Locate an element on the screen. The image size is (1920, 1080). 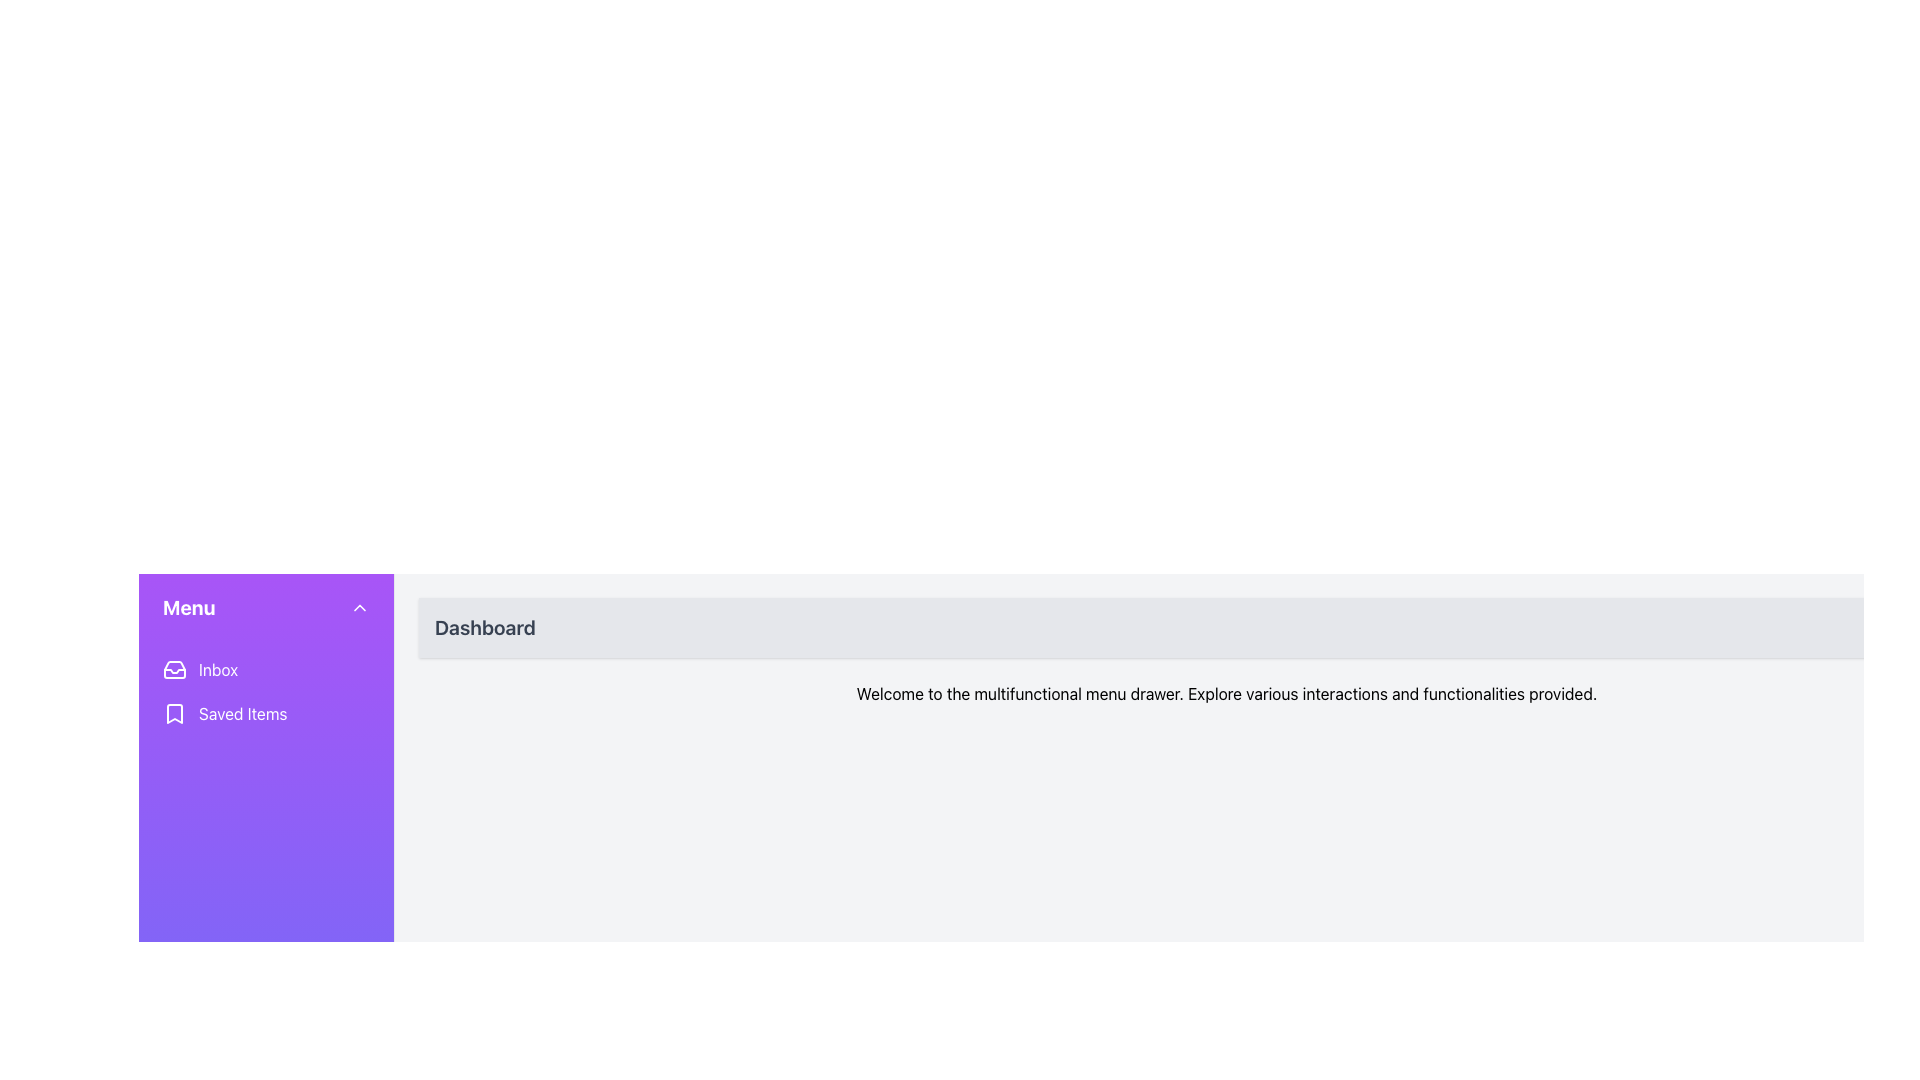
the 'Inbox' text label, which is styled in white on a purple background and indicates a navigation menu item, located in the side navigation menu is located at coordinates (218, 670).